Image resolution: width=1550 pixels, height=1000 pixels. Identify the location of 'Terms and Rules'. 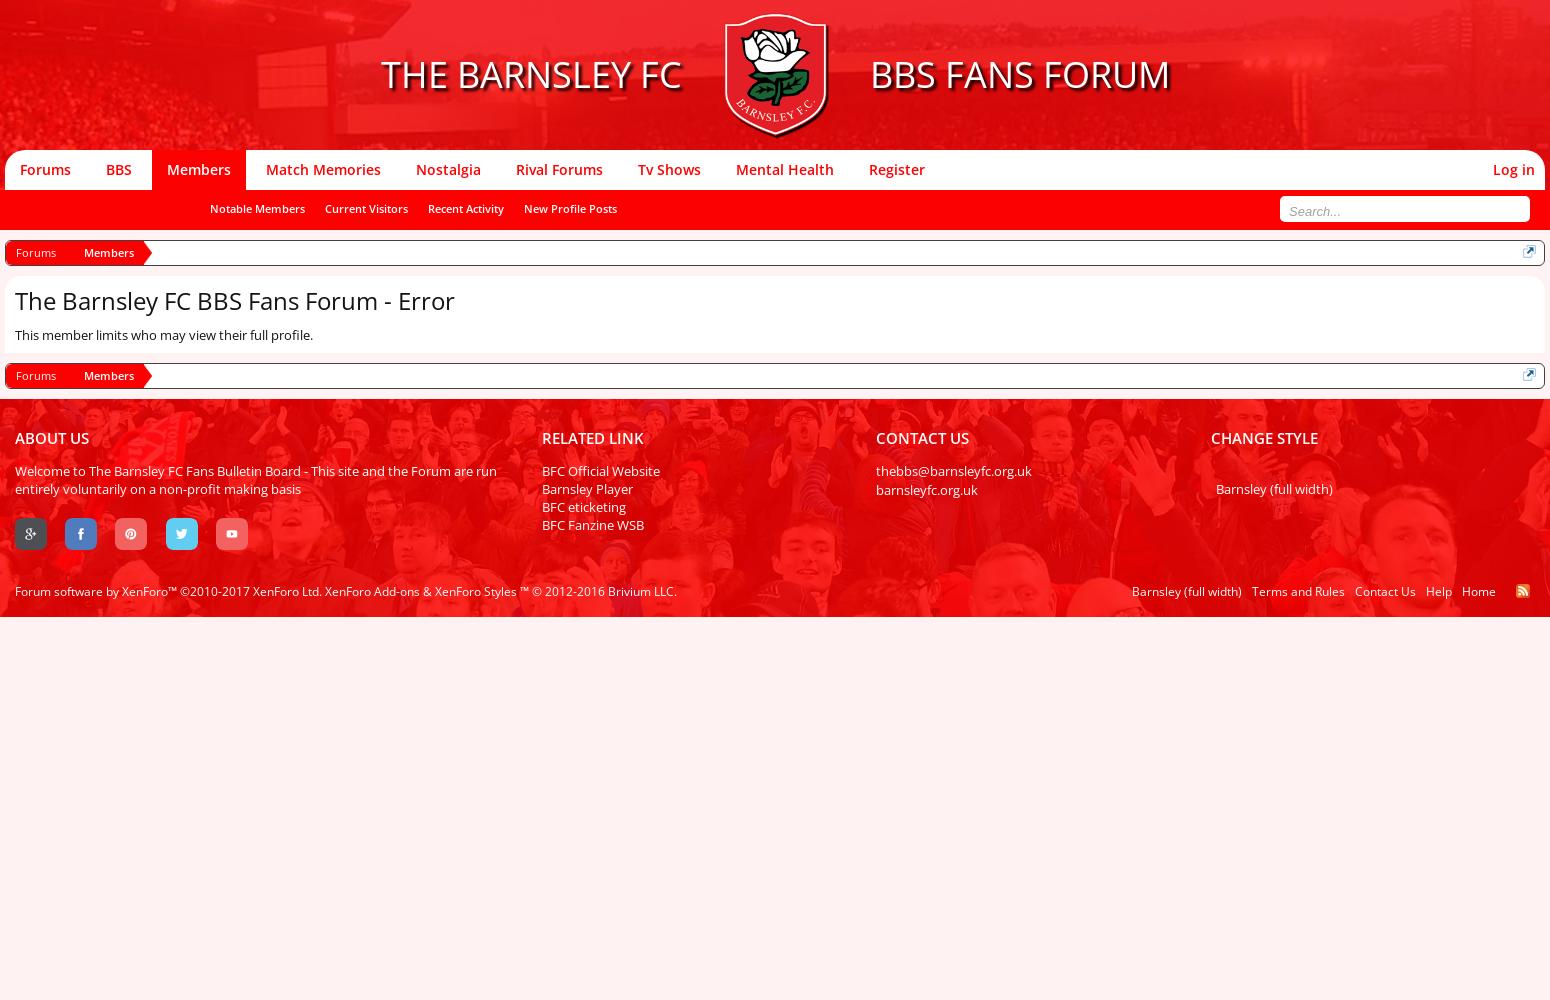
(1250, 590).